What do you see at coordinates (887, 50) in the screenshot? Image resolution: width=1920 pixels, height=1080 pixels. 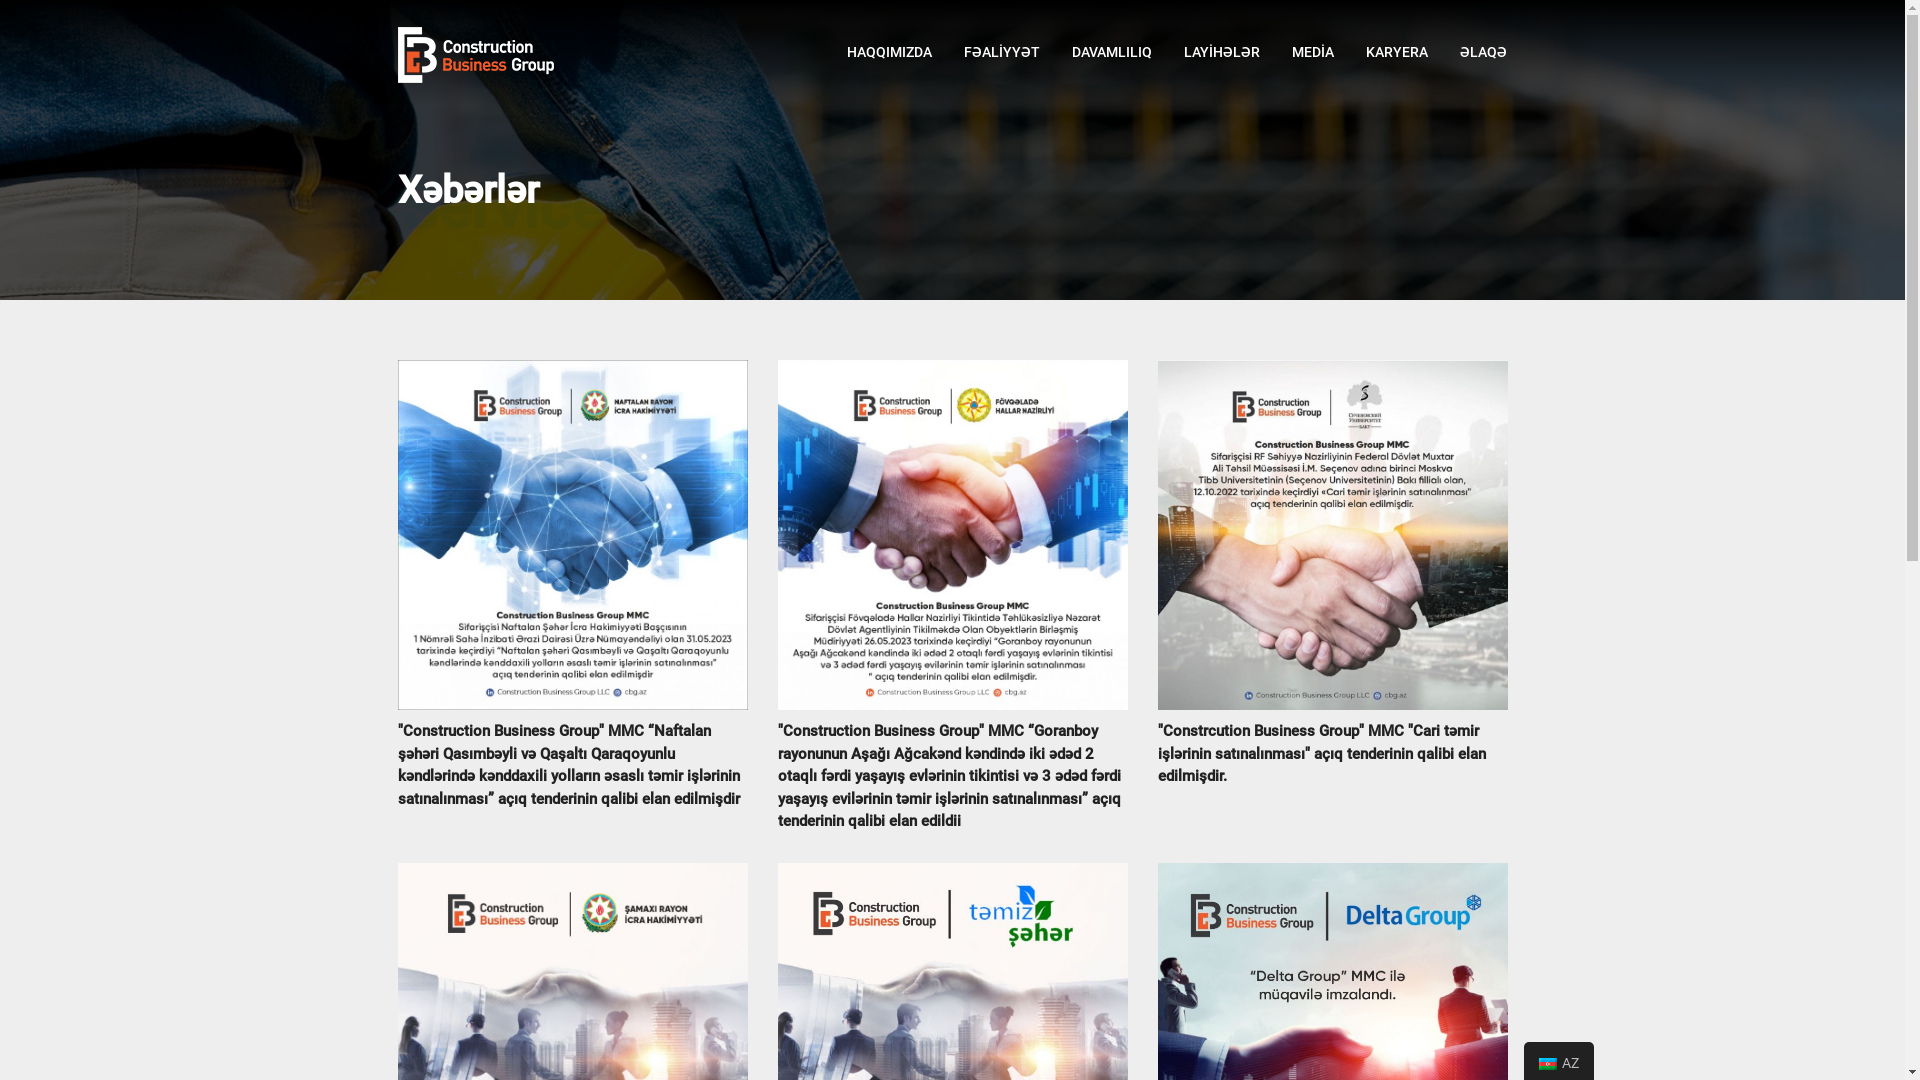 I see `'HAQQIMIZDA'` at bounding box center [887, 50].